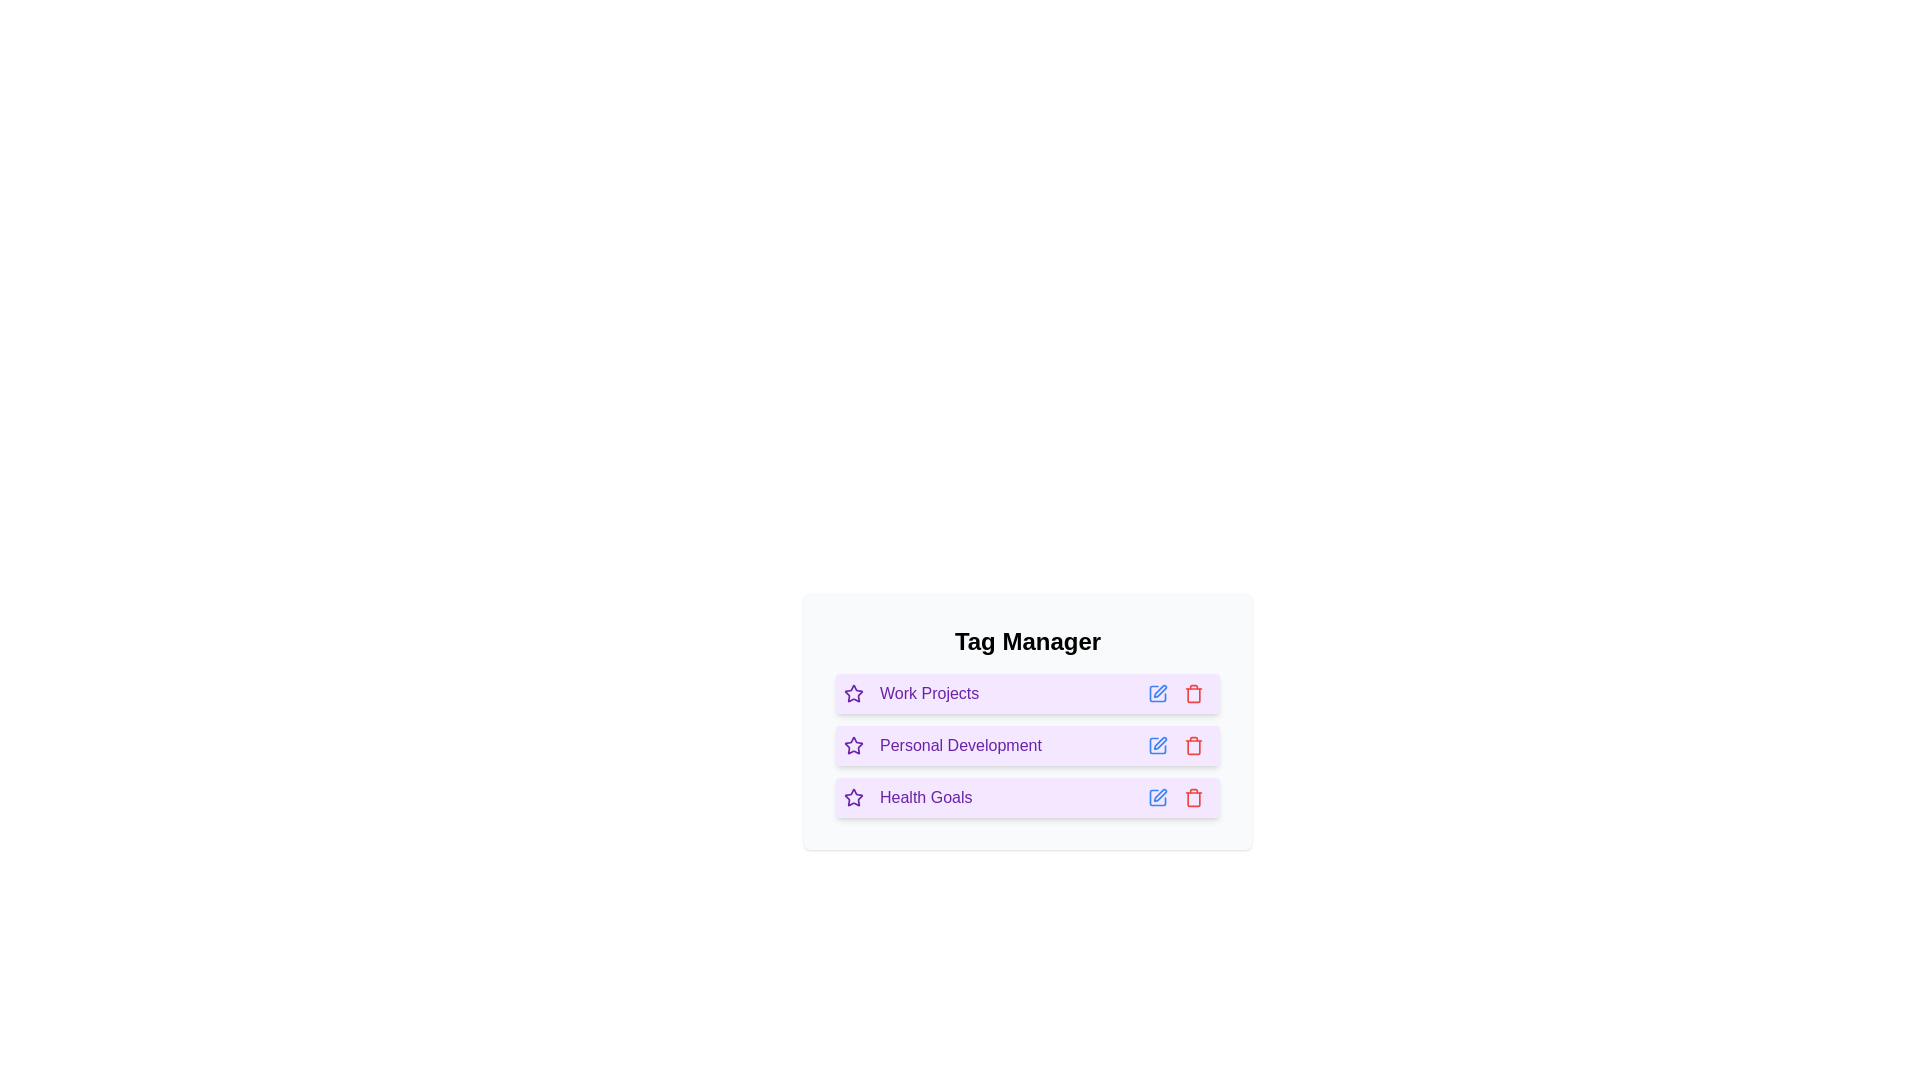 This screenshot has width=1920, height=1080. Describe the element at coordinates (854, 745) in the screenshot. I see `the star icon next to the tag Personal Development` at that location.